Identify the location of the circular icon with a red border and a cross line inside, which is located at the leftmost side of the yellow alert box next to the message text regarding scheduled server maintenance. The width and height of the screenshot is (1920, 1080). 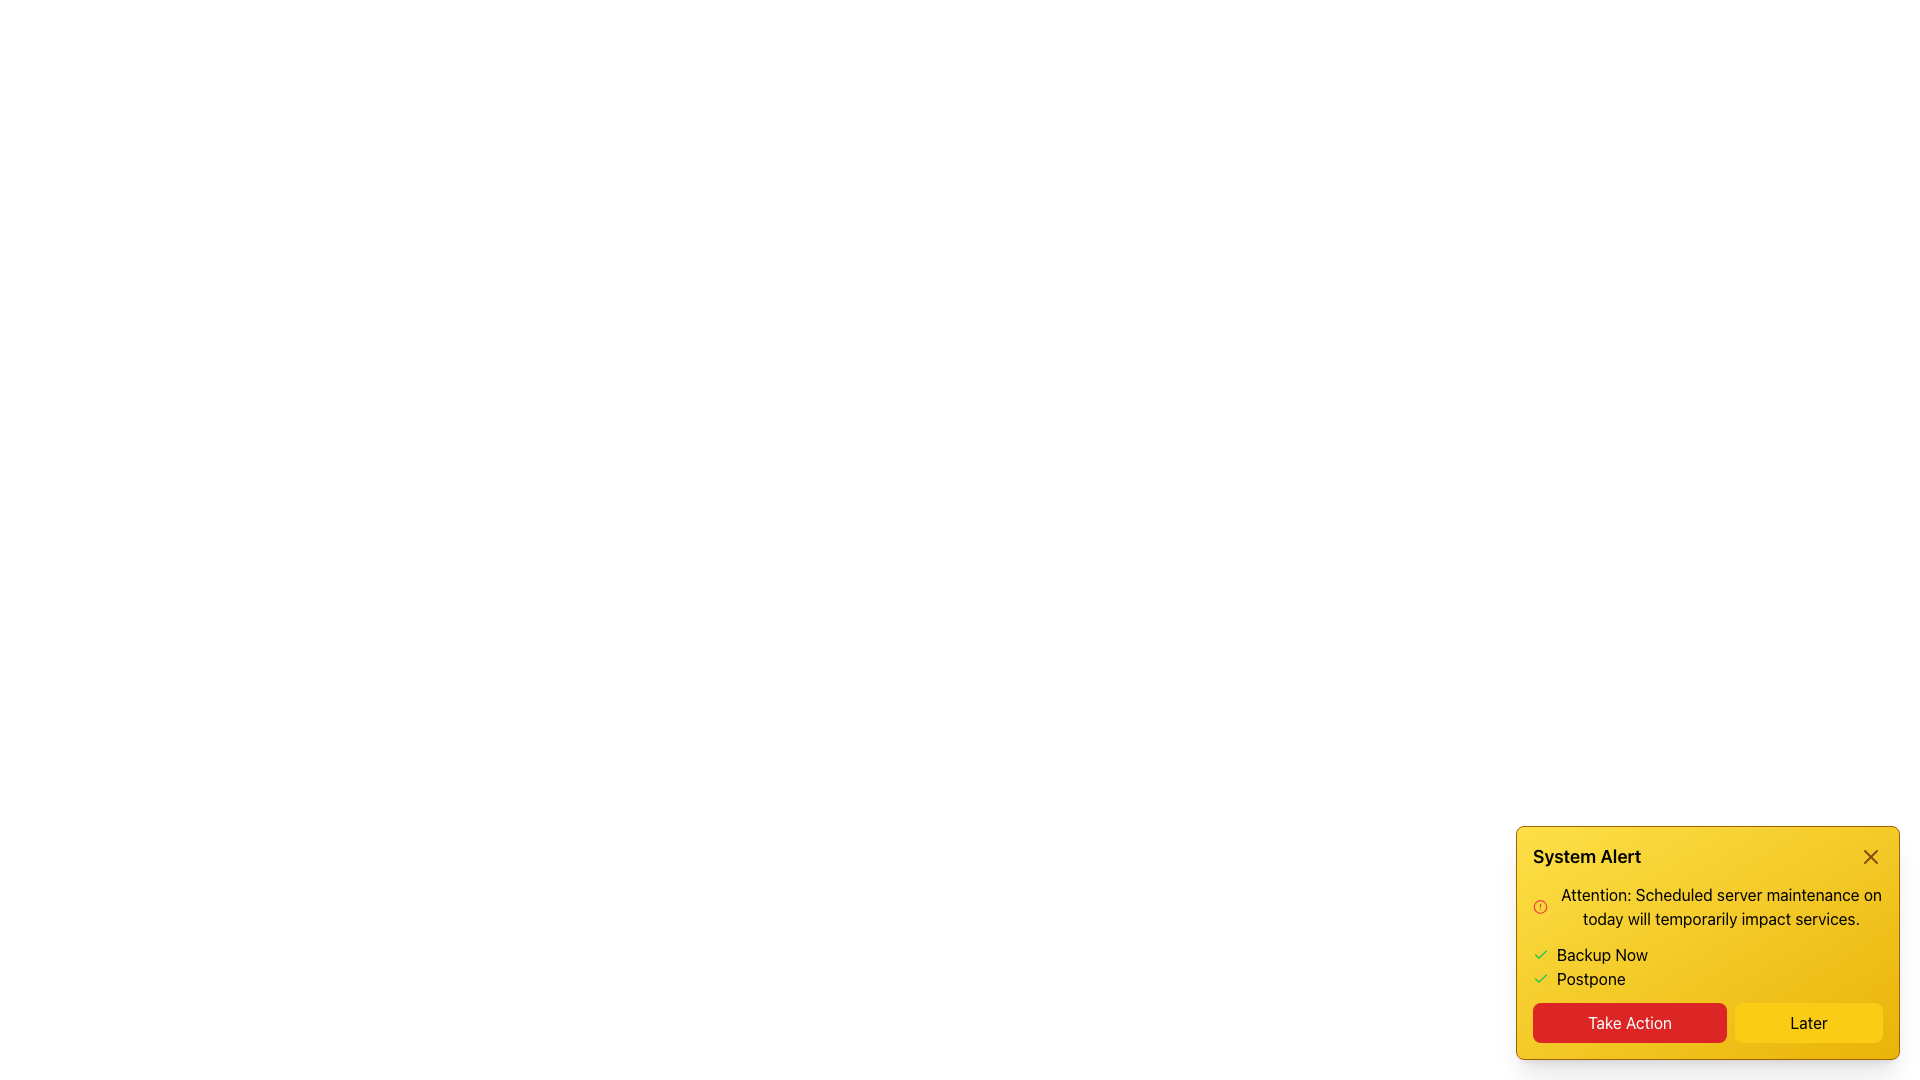
(1539, 906).